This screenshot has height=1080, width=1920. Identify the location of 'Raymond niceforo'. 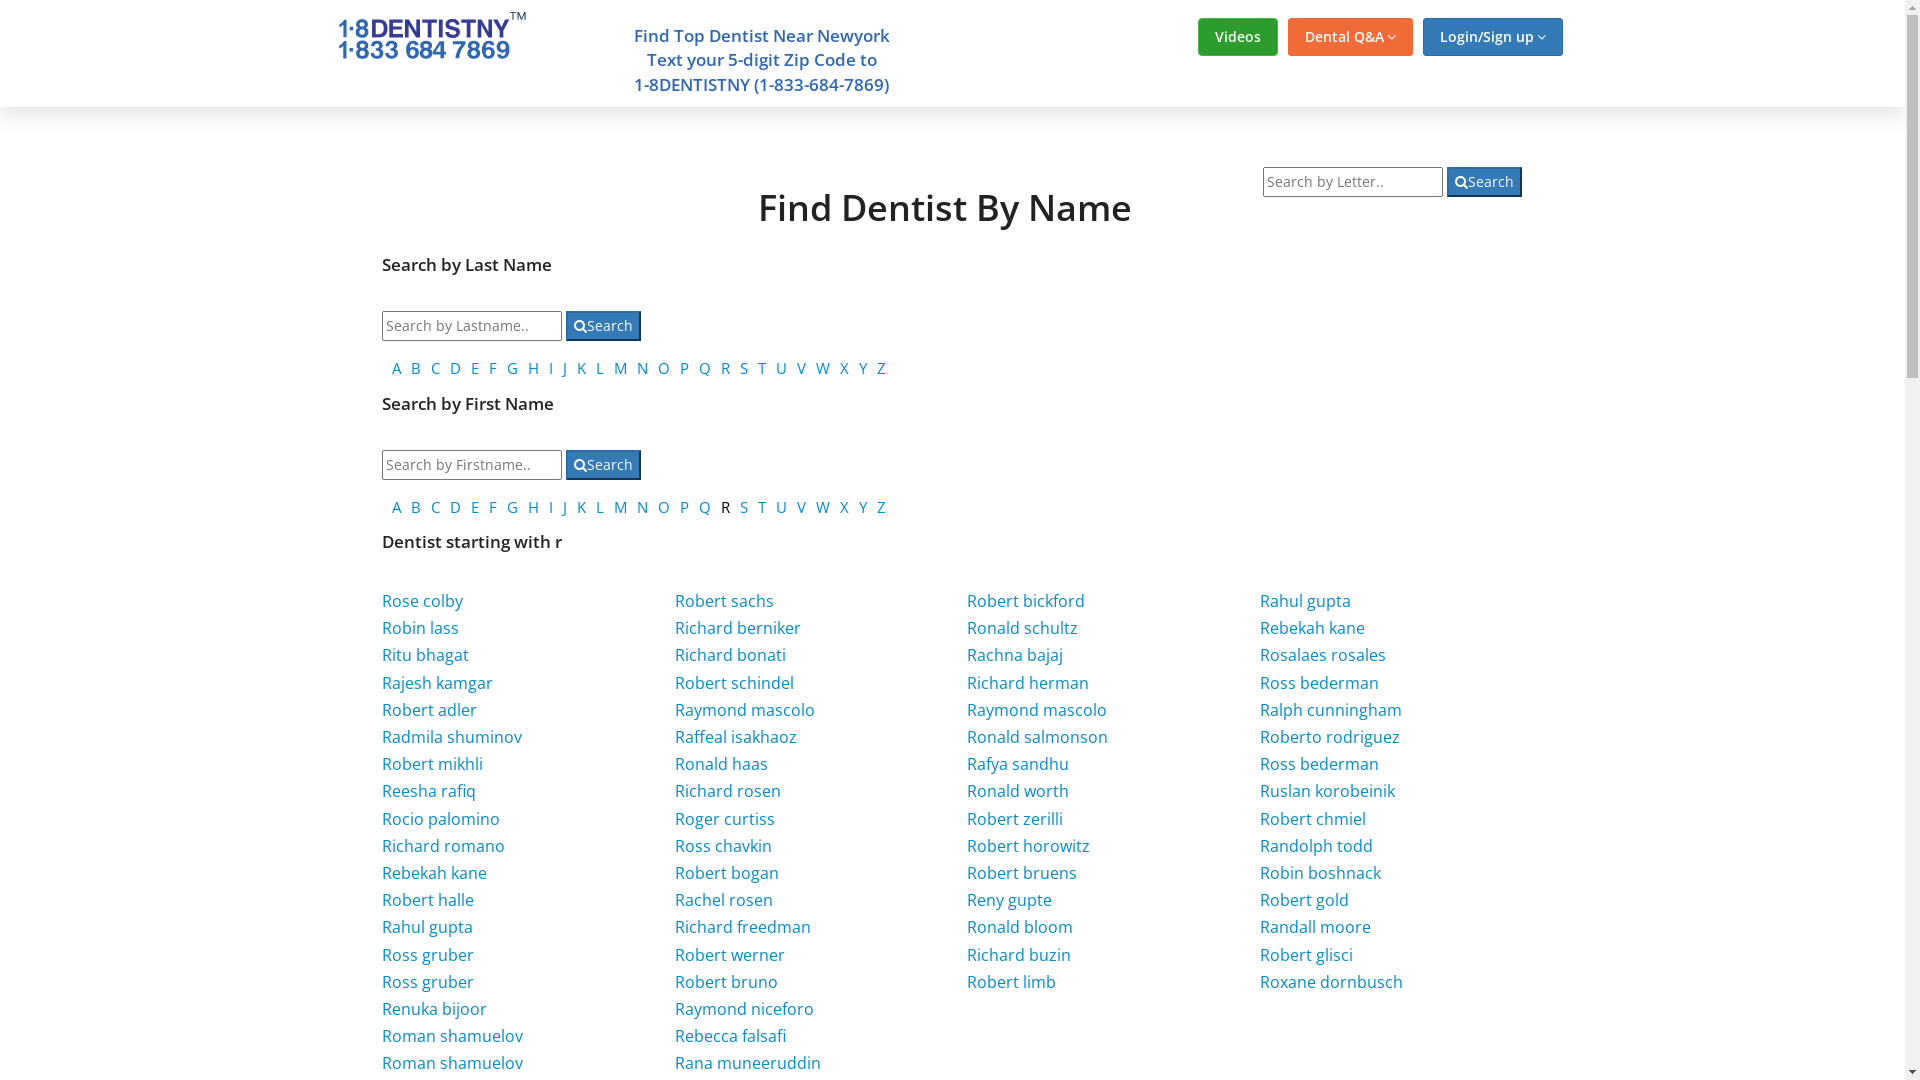
(743, 1009).